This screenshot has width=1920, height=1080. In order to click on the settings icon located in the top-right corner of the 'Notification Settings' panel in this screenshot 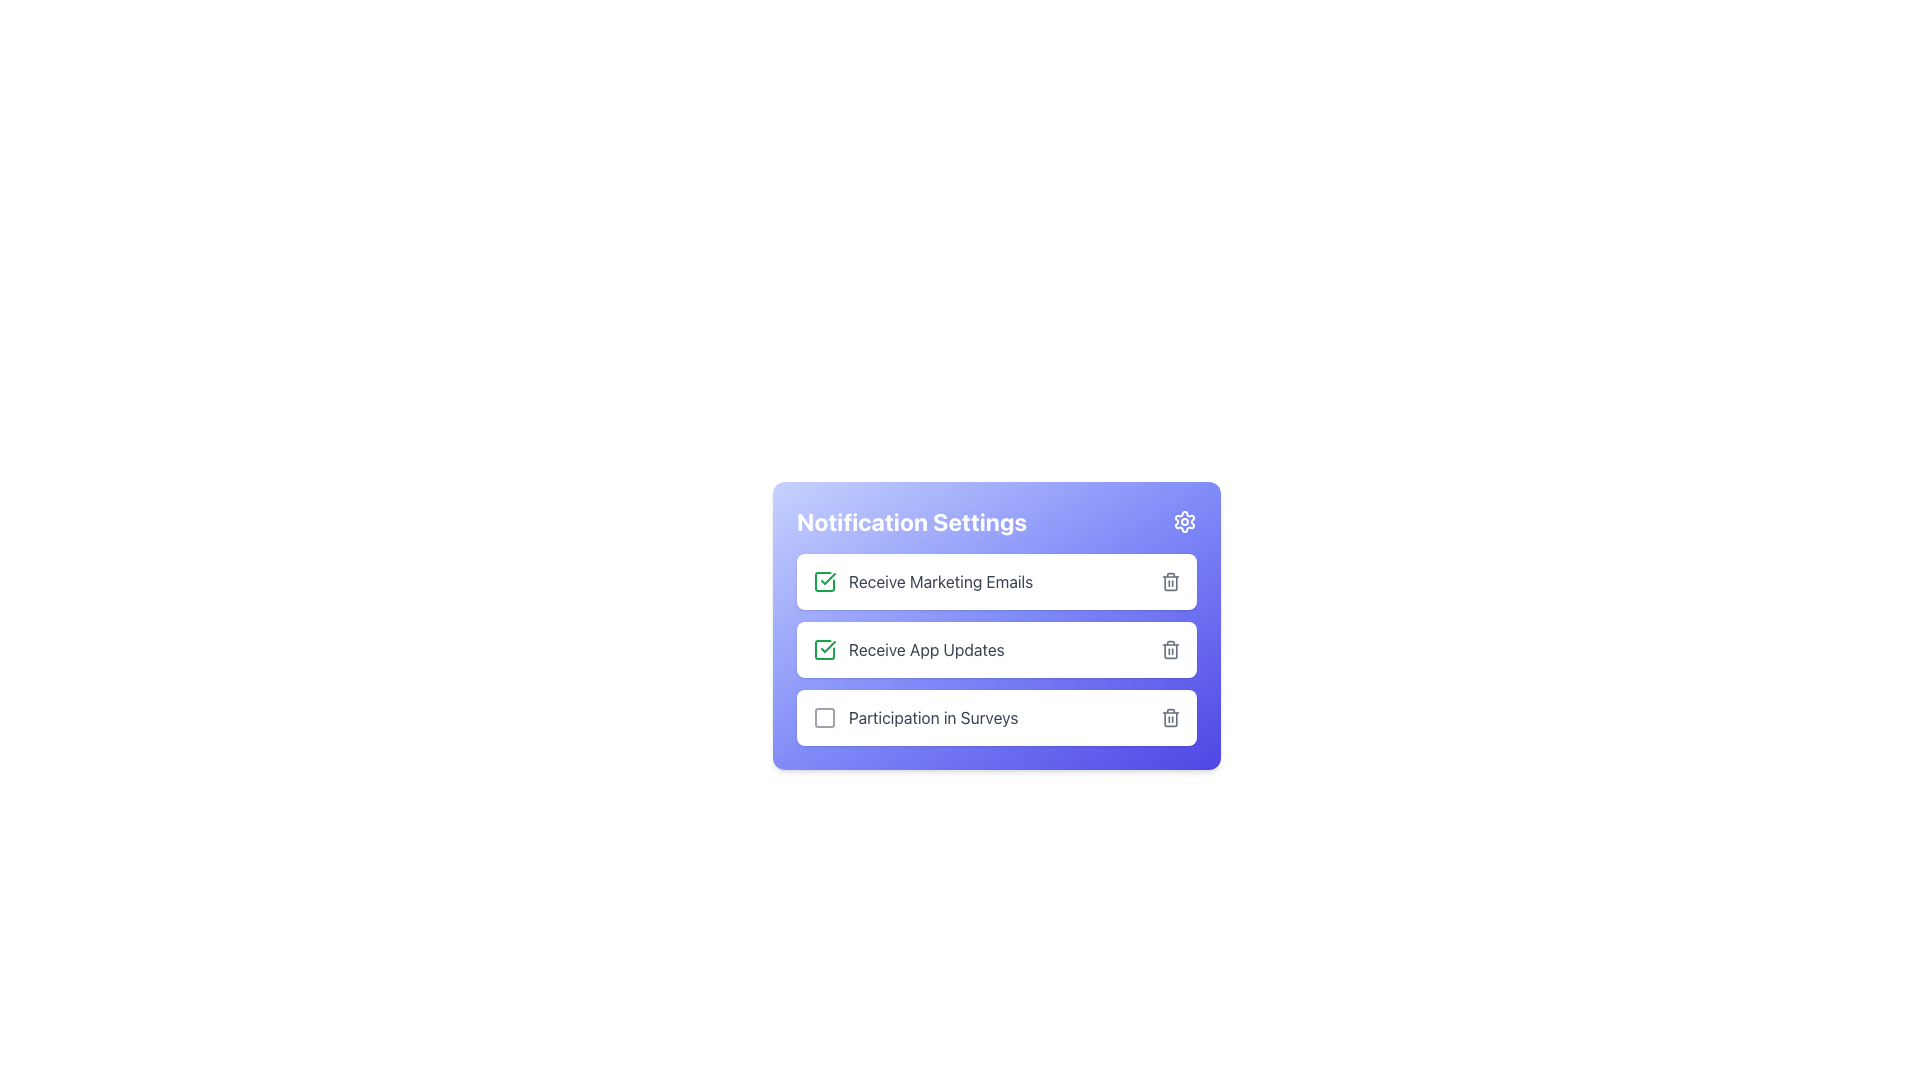, I will do `click(1185, 520)`.